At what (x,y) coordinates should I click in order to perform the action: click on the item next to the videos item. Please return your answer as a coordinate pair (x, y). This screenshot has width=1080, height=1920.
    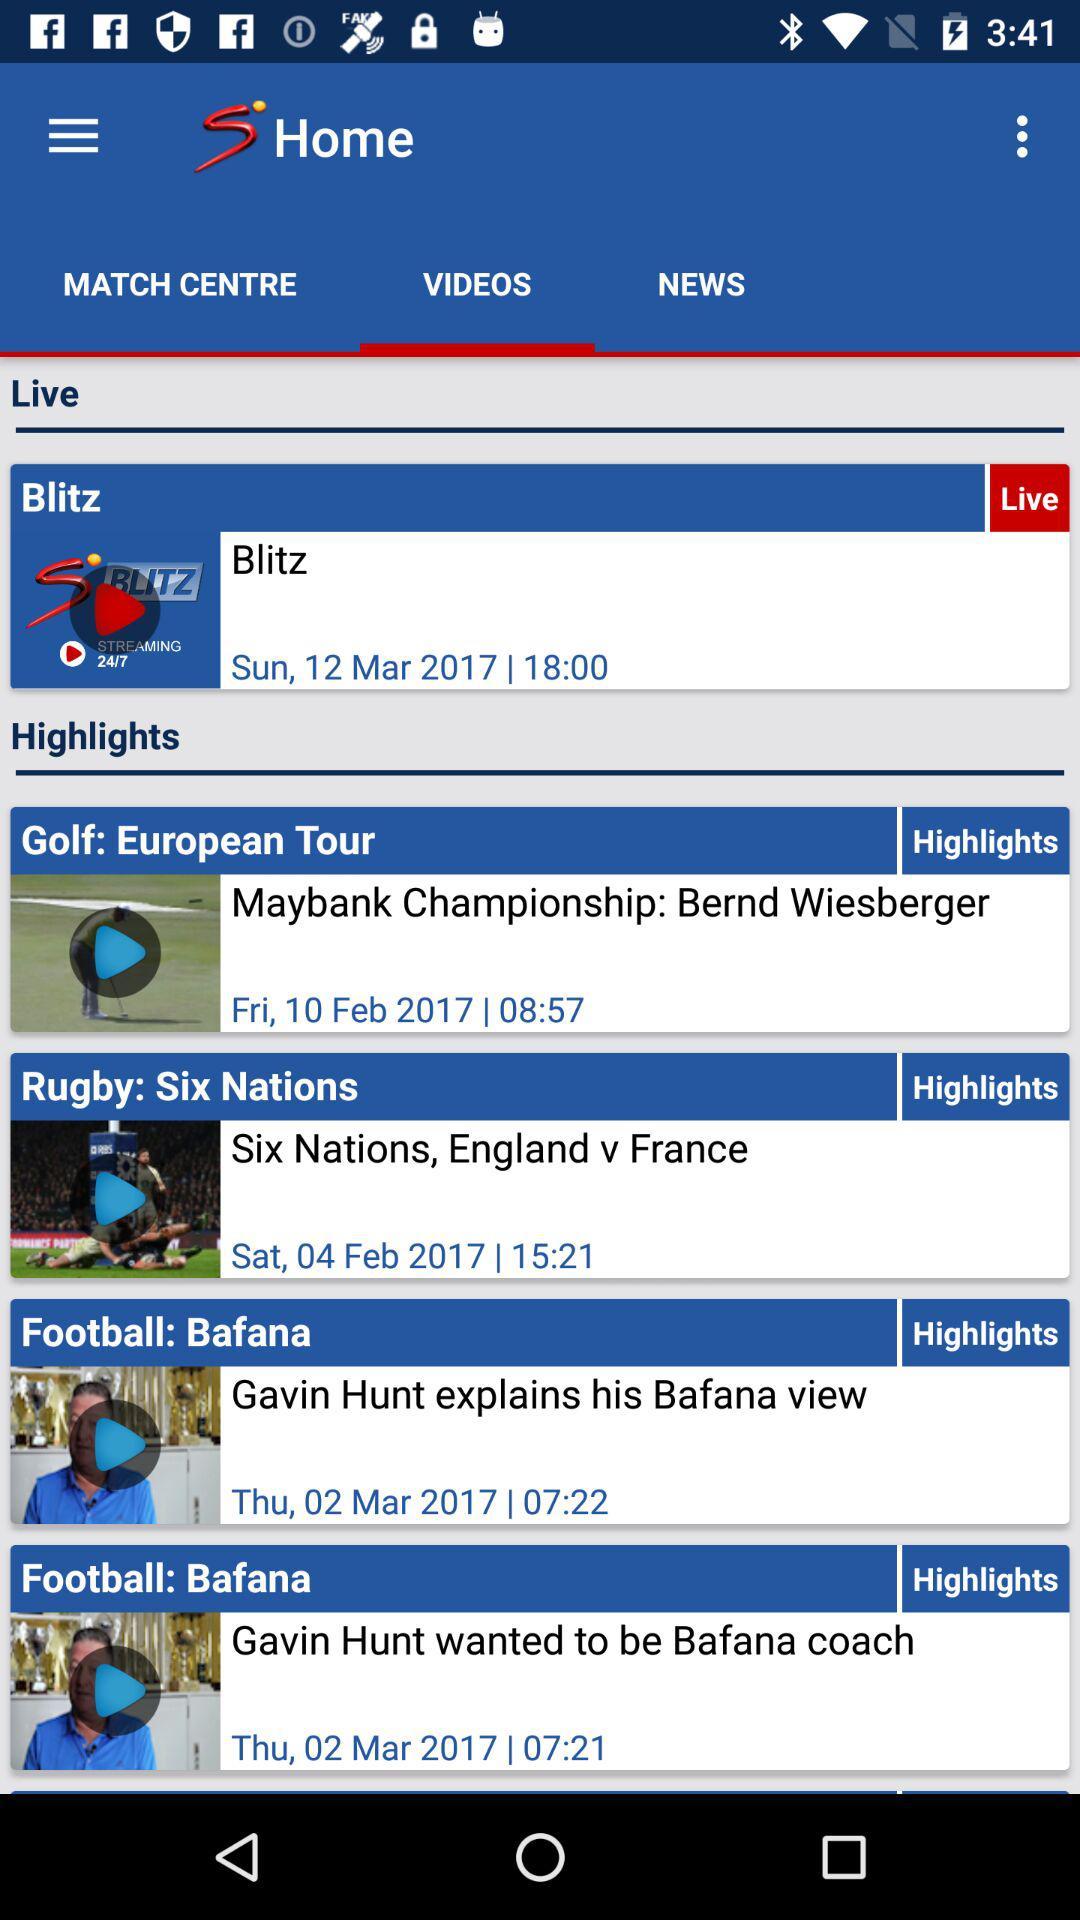
    Looking at the image, I should click on (180, 282).